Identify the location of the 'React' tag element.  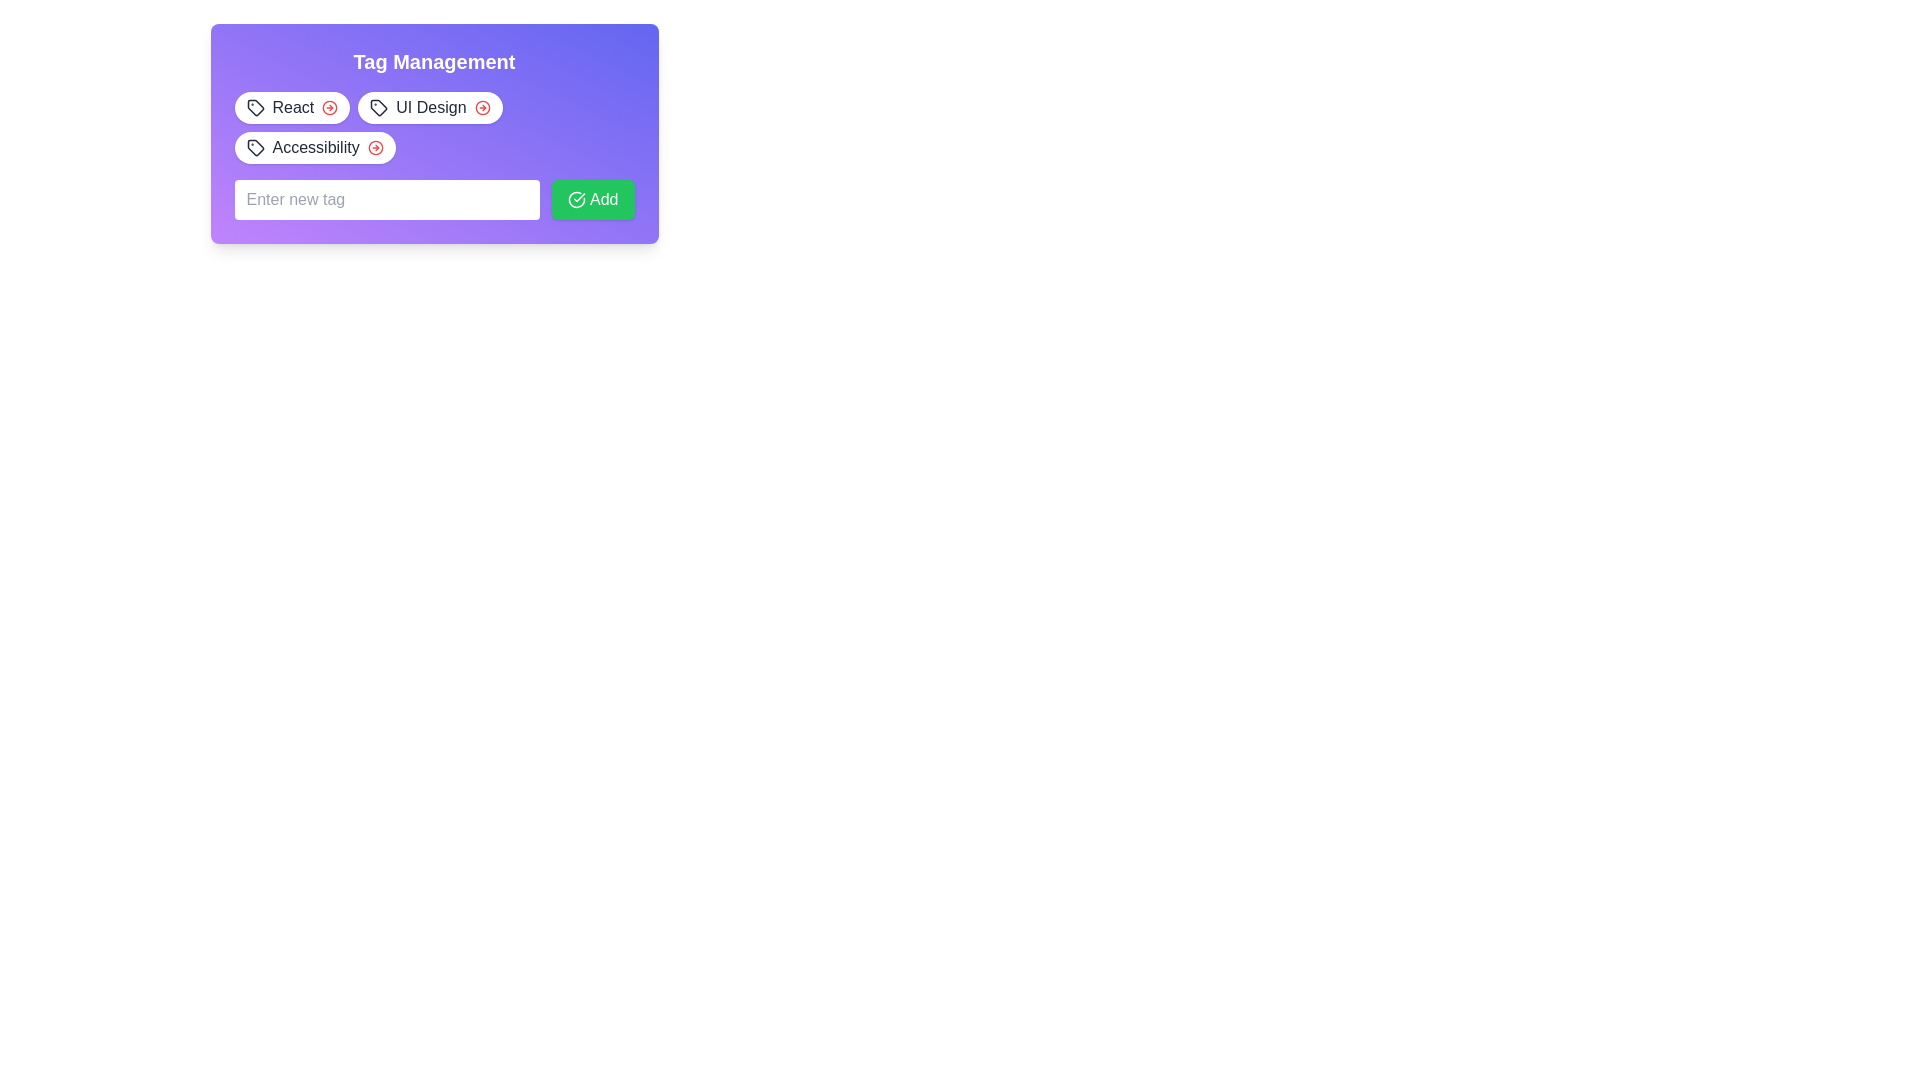
(291, 108).